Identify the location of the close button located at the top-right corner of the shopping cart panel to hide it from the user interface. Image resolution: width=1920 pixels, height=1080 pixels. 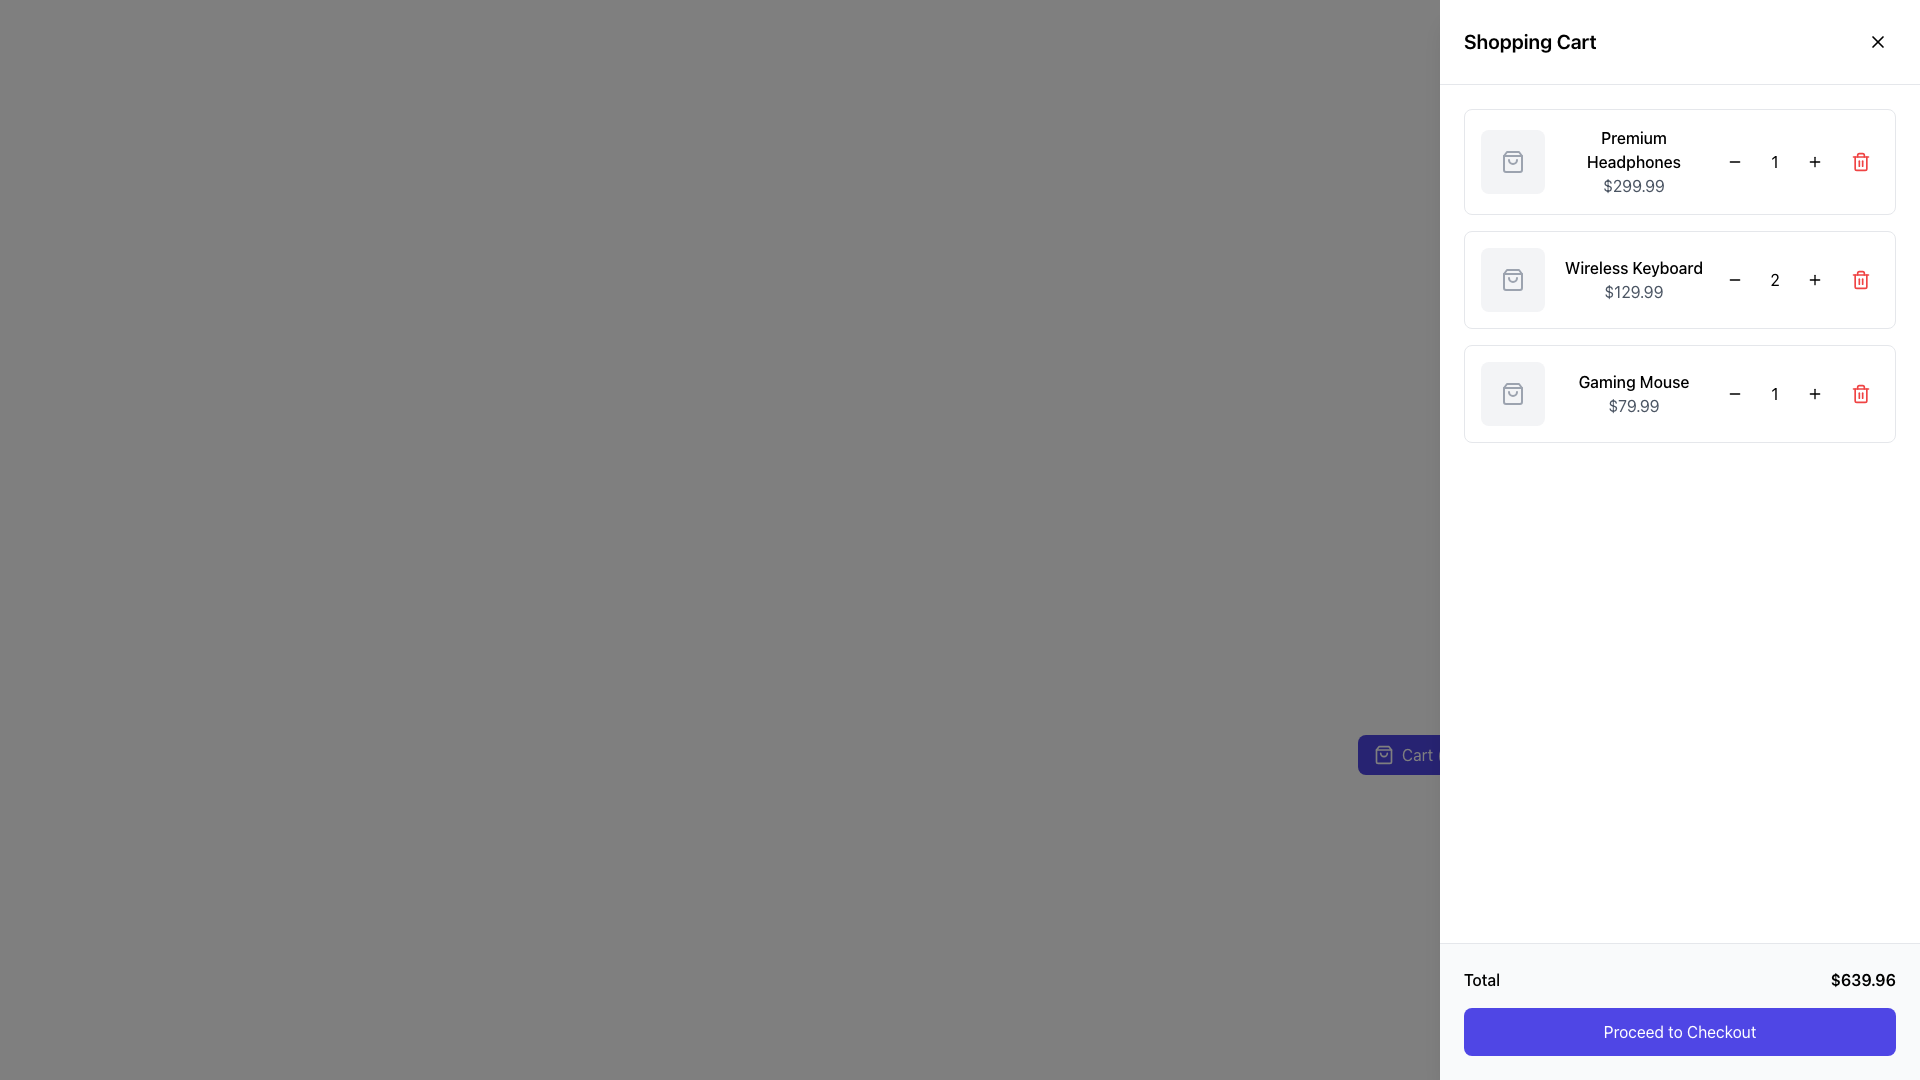
(1876, 42).